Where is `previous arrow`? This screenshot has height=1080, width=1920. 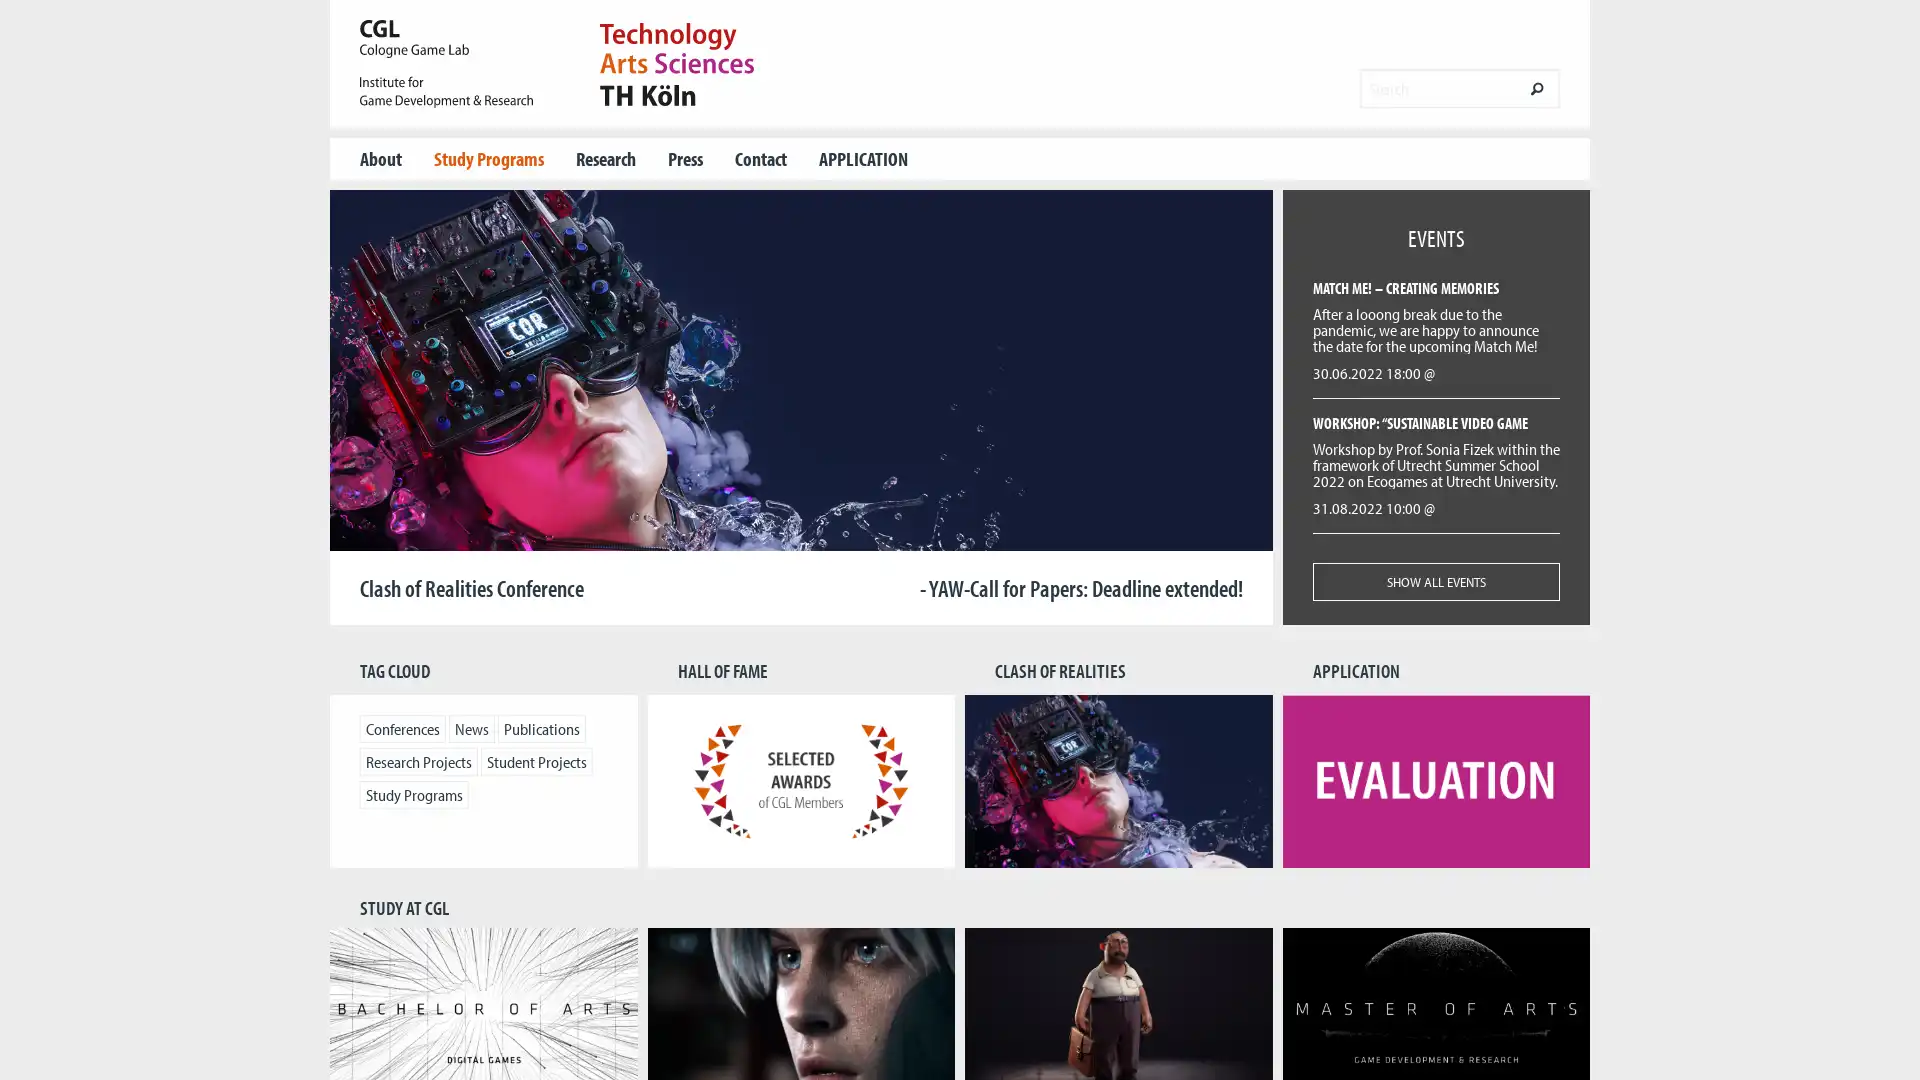 previous arrow is located at coordinates (380, 406).